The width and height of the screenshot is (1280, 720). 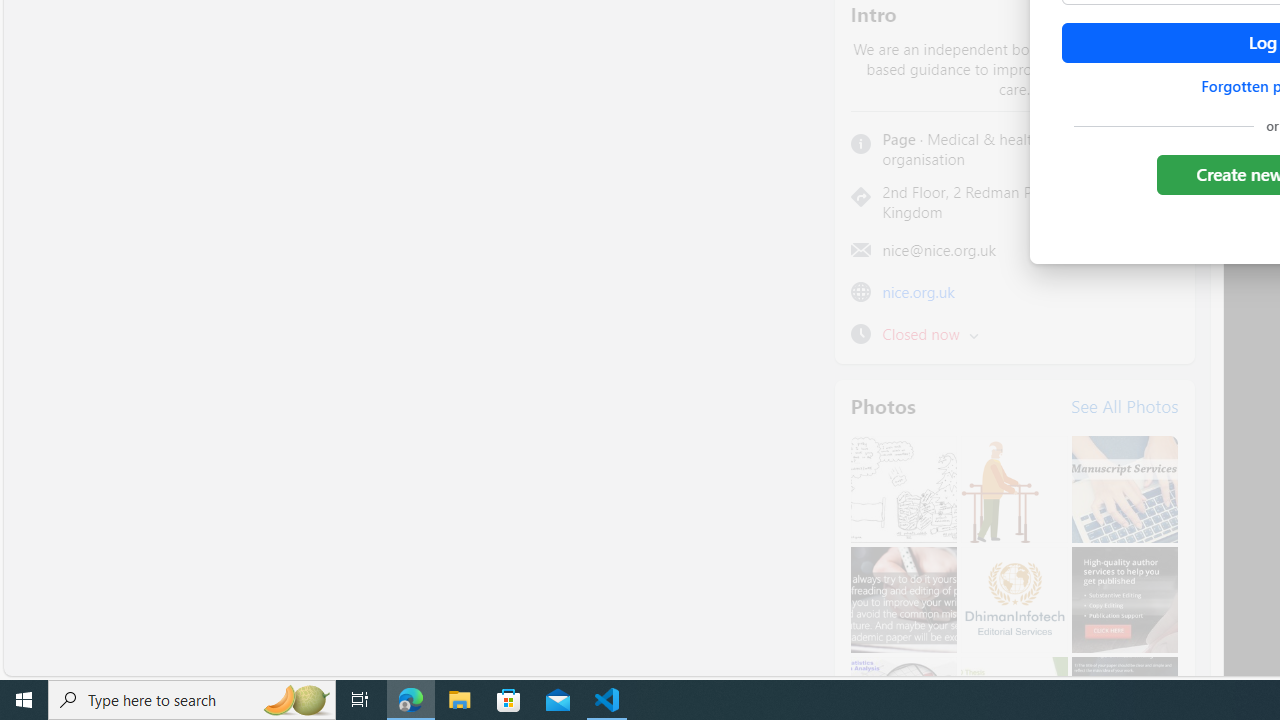 I want to click on 'Task View', so click(x=359, y=698).